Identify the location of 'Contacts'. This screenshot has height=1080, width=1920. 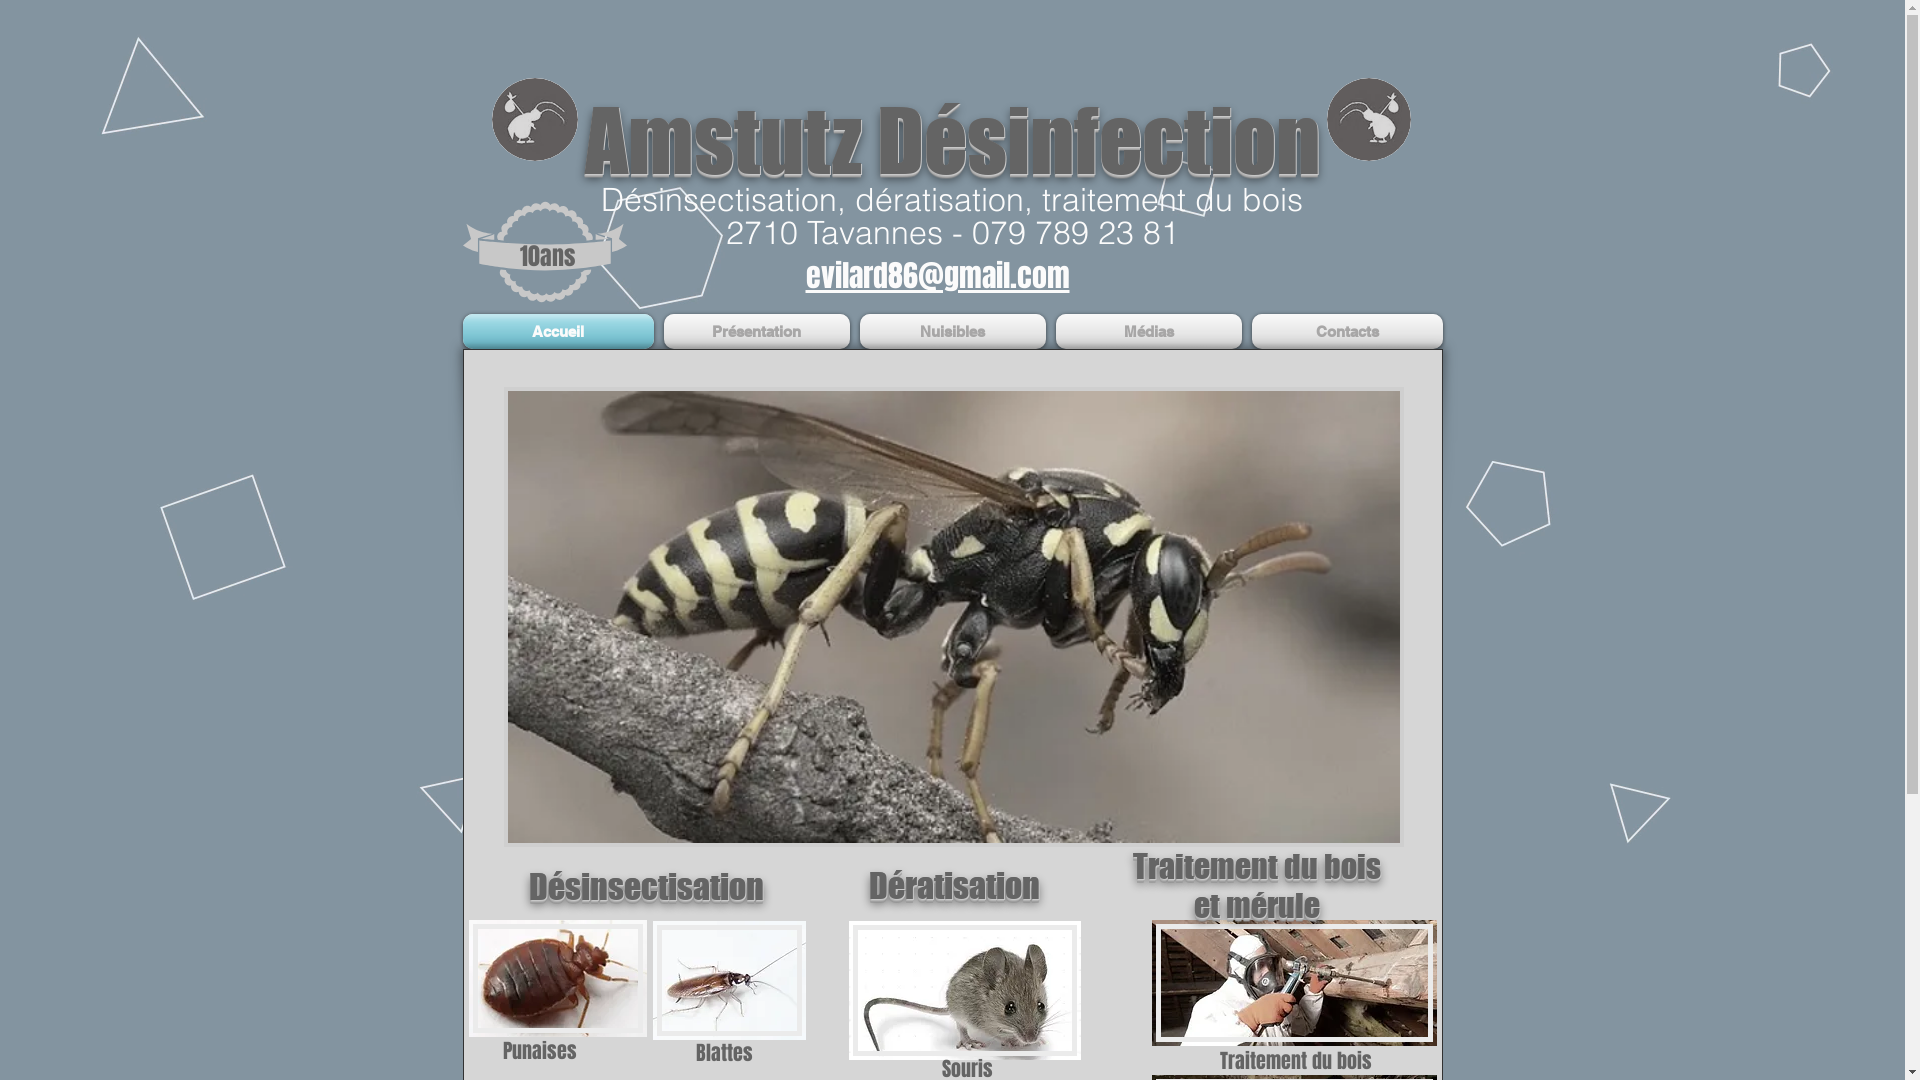
(1344, 330).